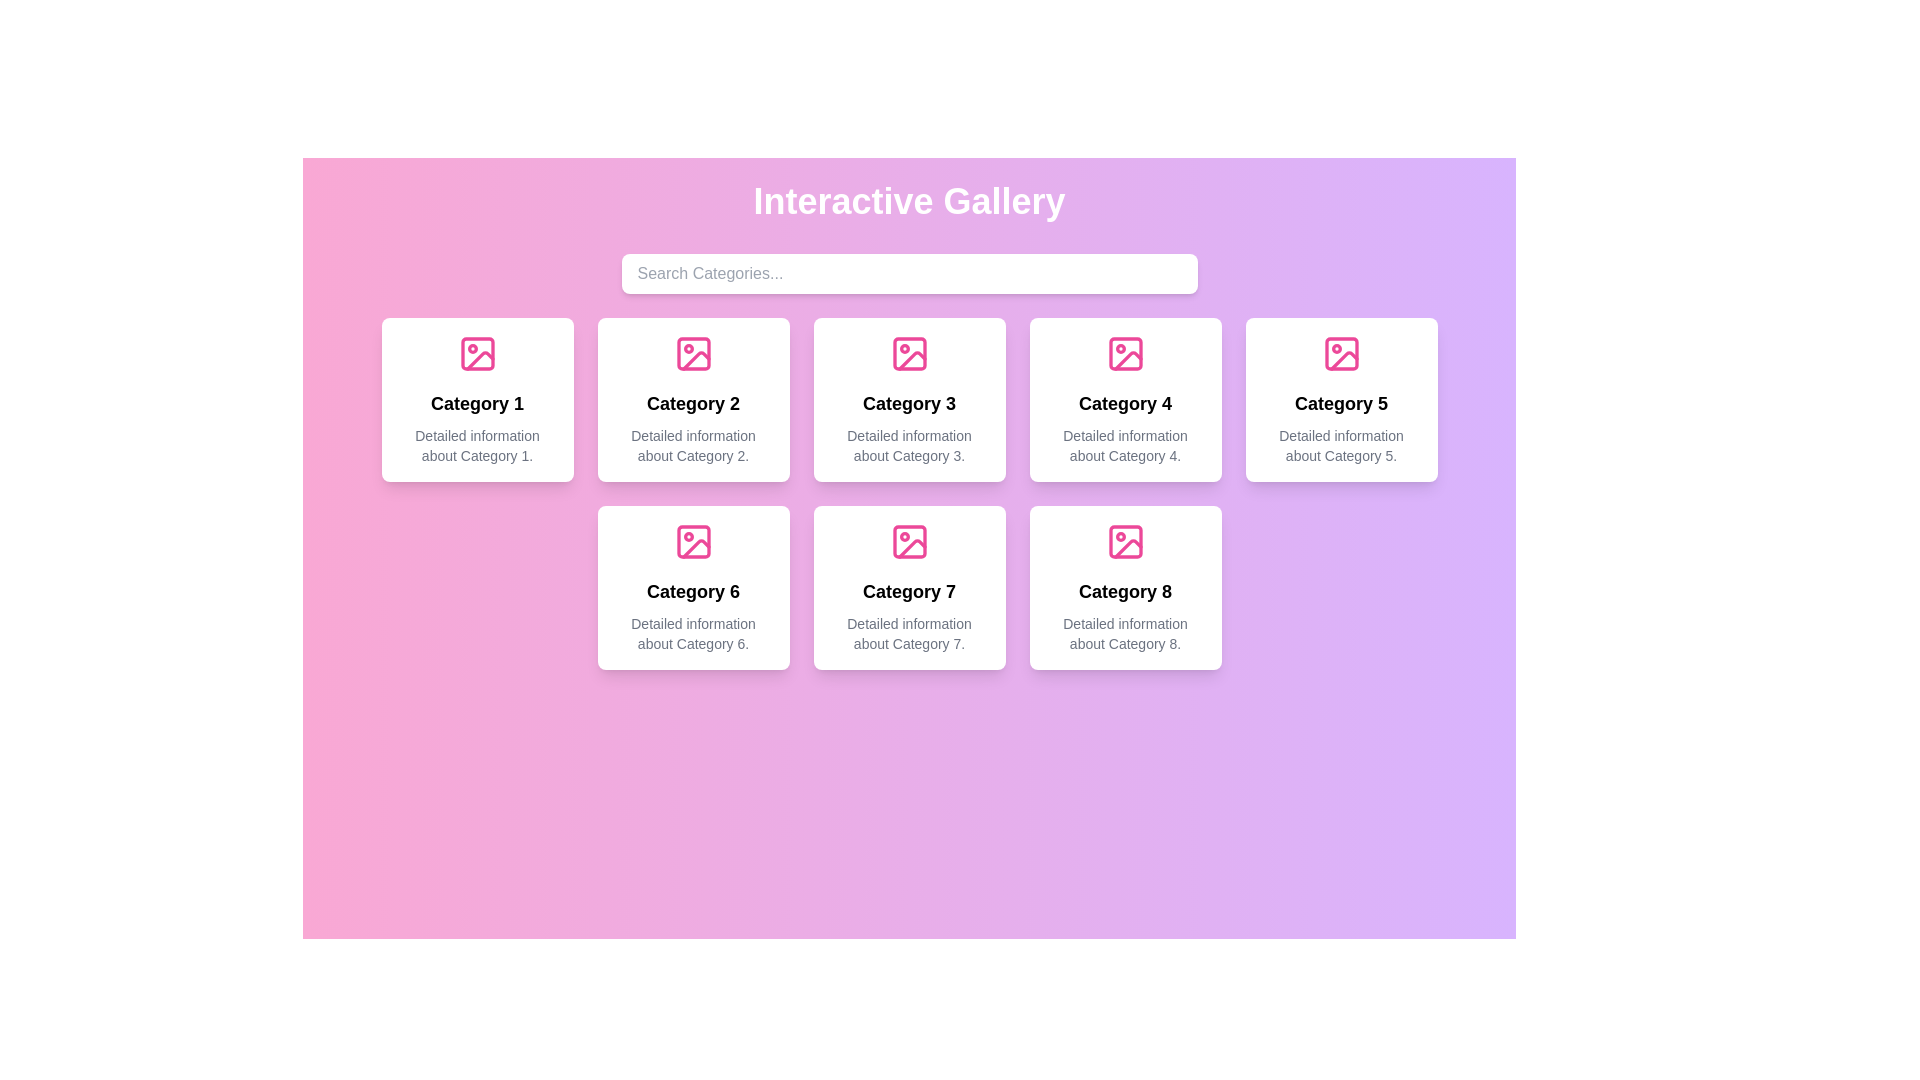 This screenshot has height=1080, width=1920. I want to click on the text content of the title label located in the second row and third position of the card layout, which identifies the card's content clearly, so click(908, 590).